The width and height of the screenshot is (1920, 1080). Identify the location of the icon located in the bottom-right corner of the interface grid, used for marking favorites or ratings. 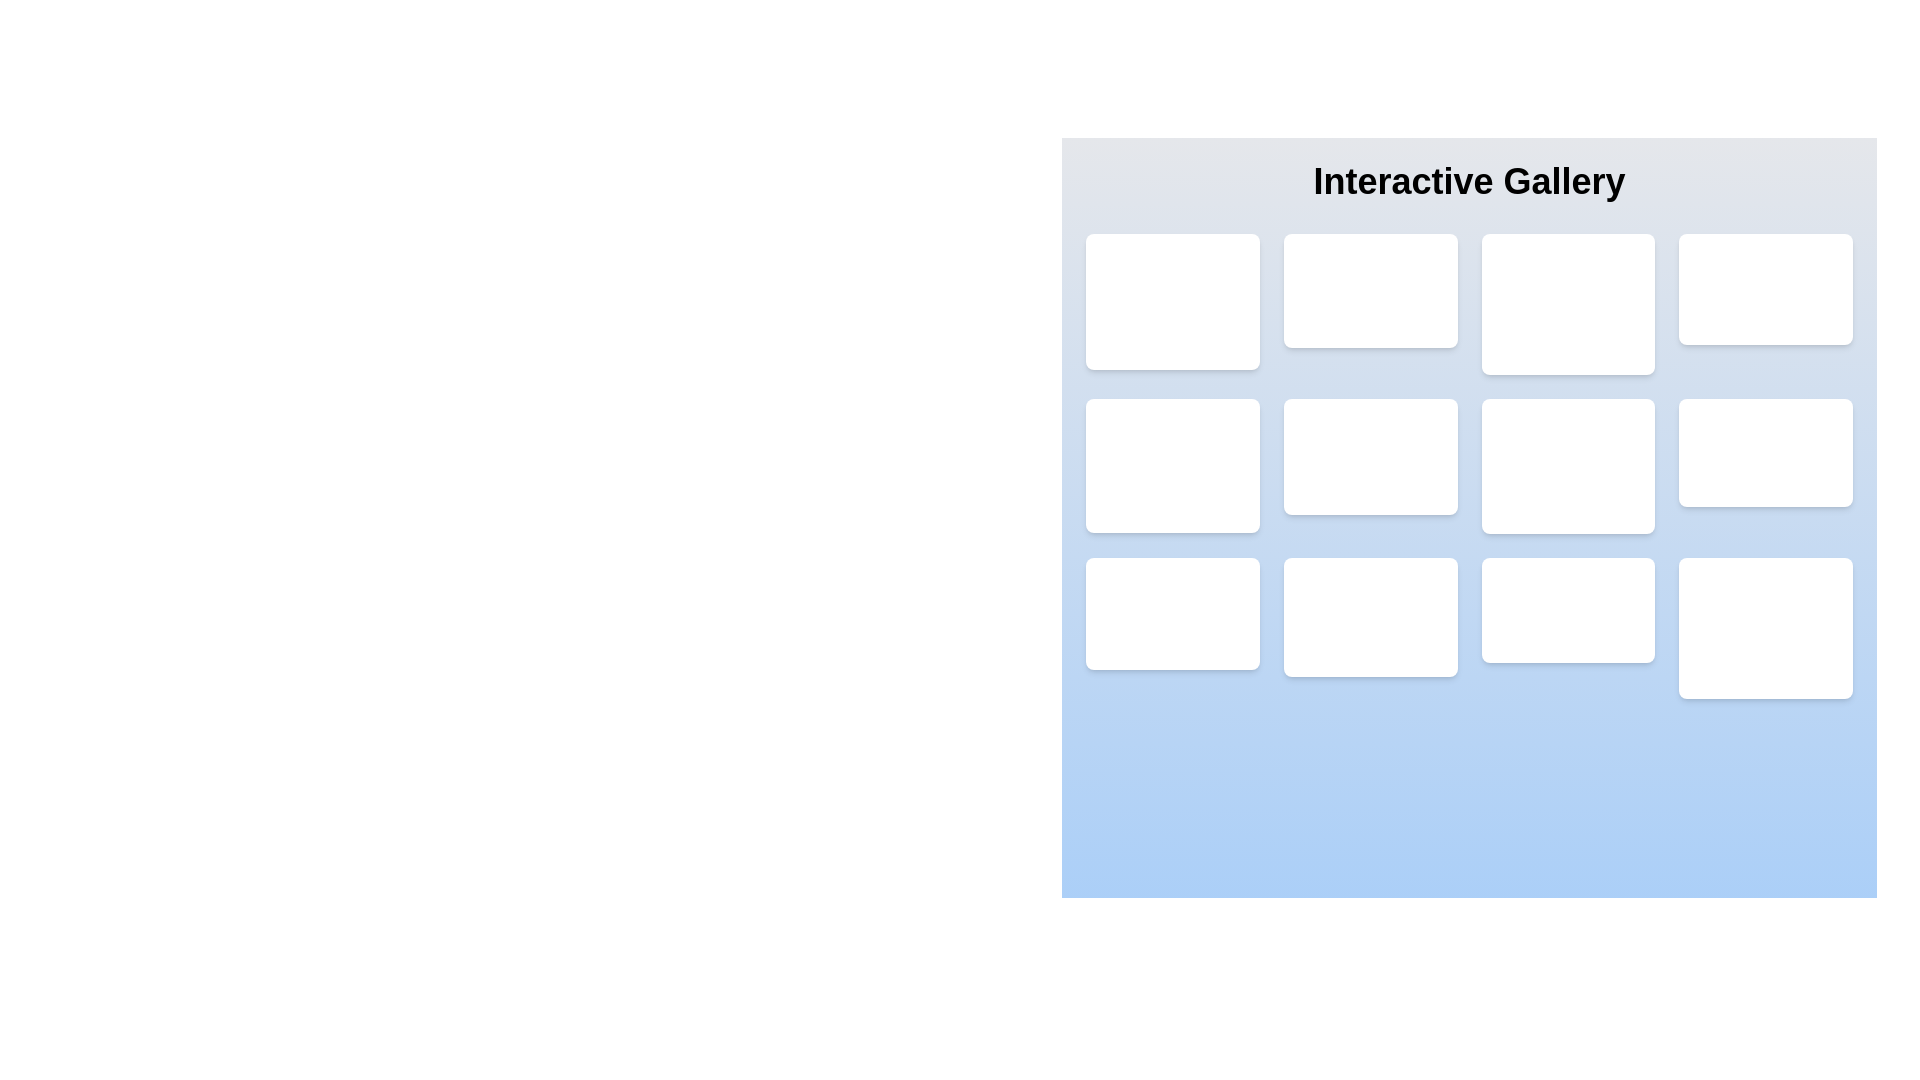
(1591, 655).